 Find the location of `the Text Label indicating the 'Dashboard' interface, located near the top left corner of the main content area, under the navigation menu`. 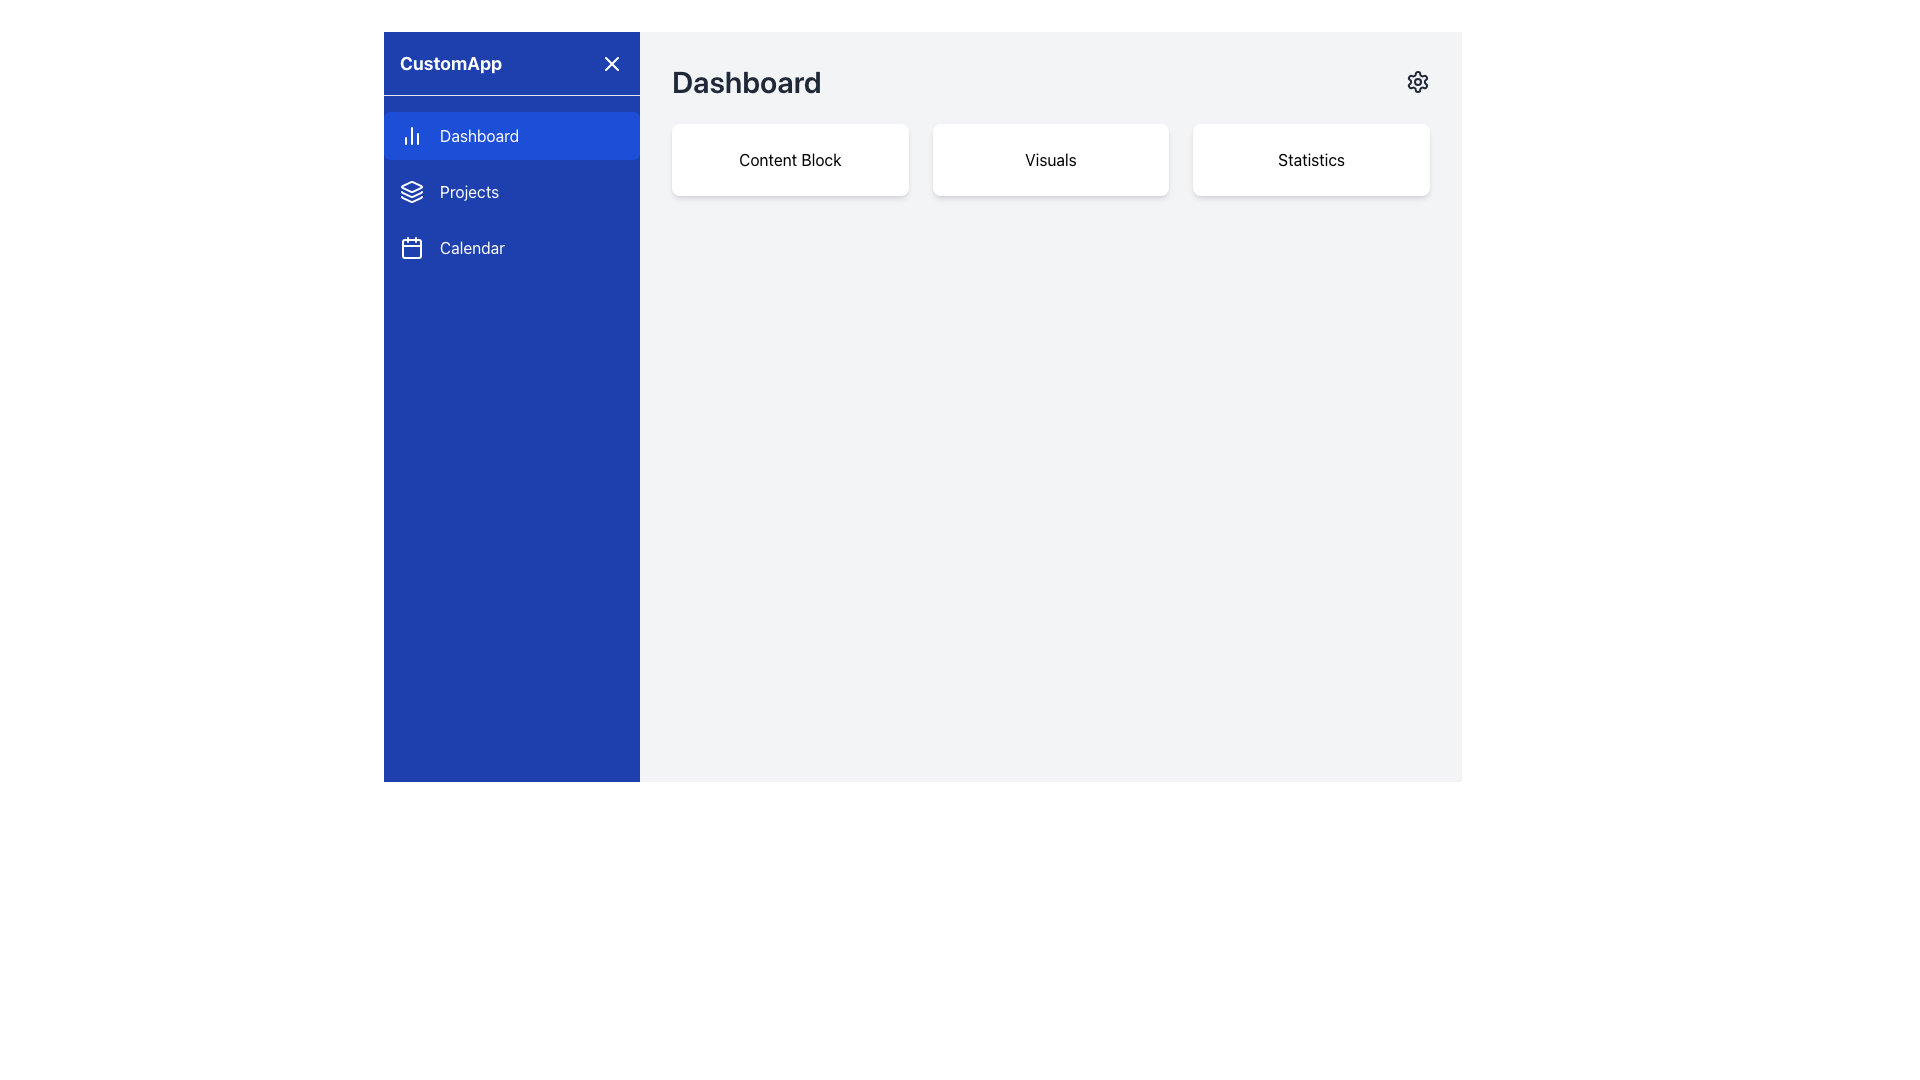

the Text Label indicating the 'Dashboard' interface, located near the top left corner of the main content area, under the navigation menu is located at coordinates (745, 80).